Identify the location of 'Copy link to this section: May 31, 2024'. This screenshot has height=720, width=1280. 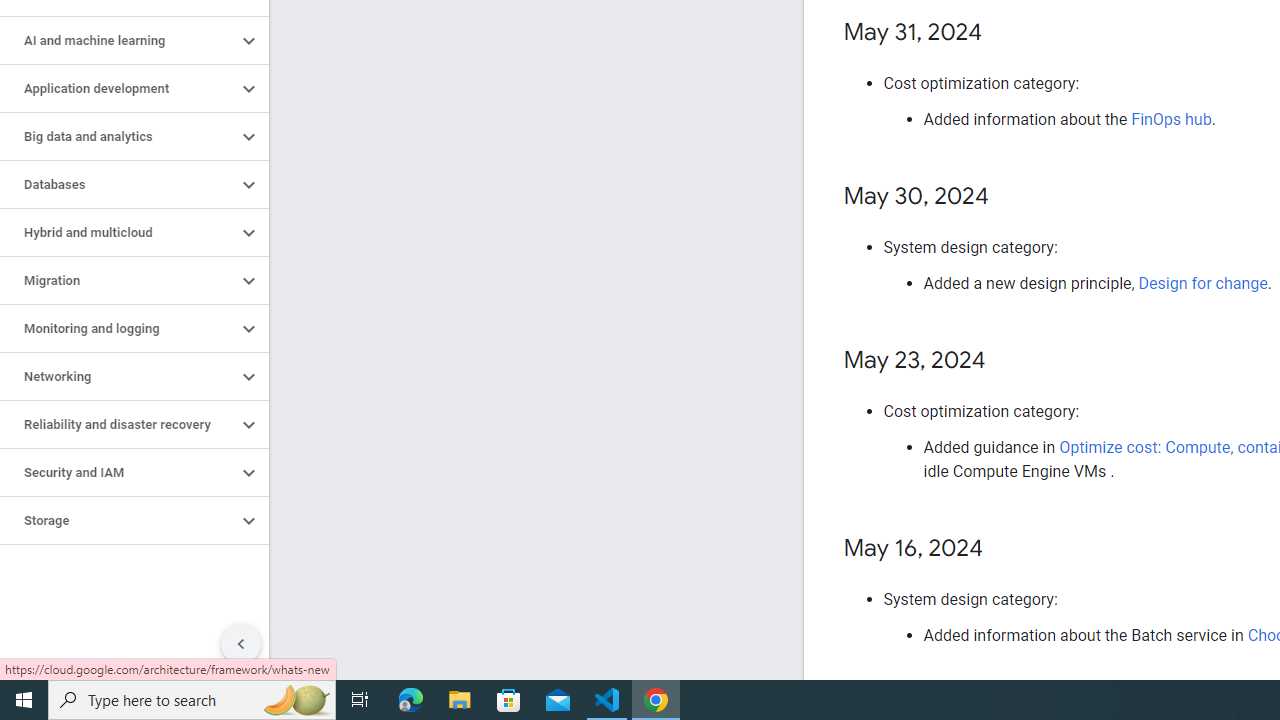
(1002, 33).